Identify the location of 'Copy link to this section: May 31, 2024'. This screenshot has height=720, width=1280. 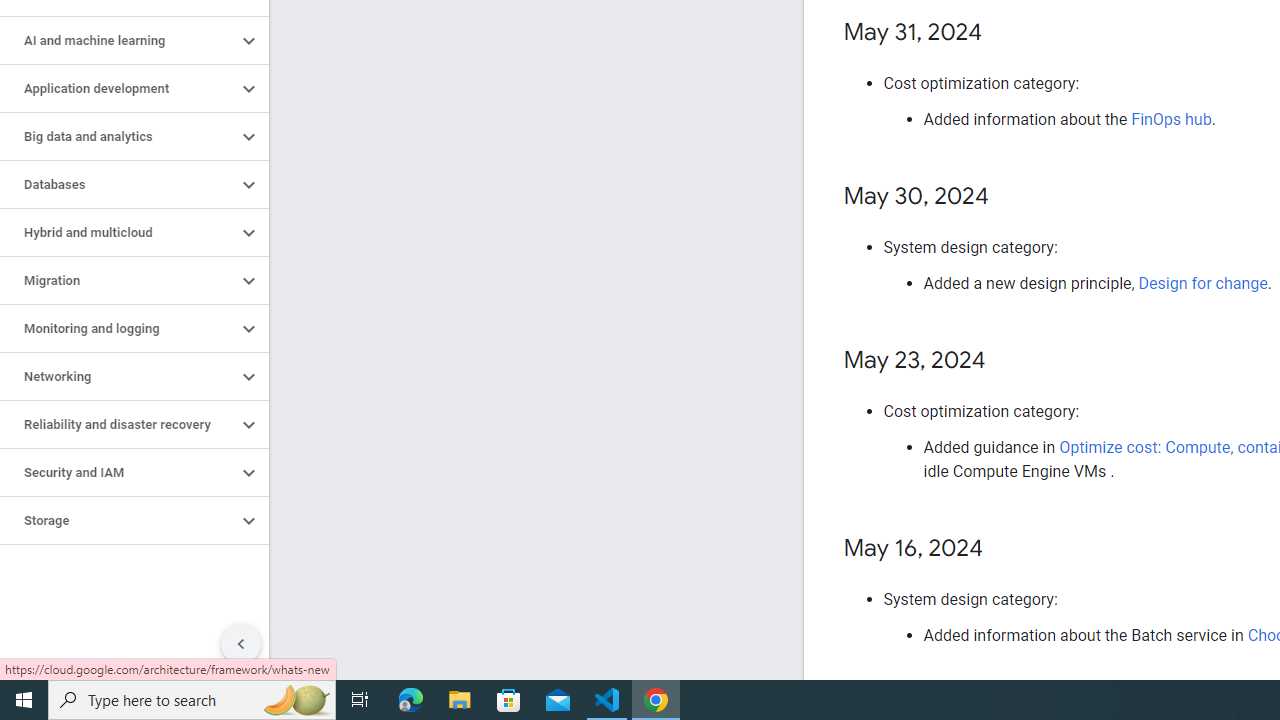
(1002, 33).